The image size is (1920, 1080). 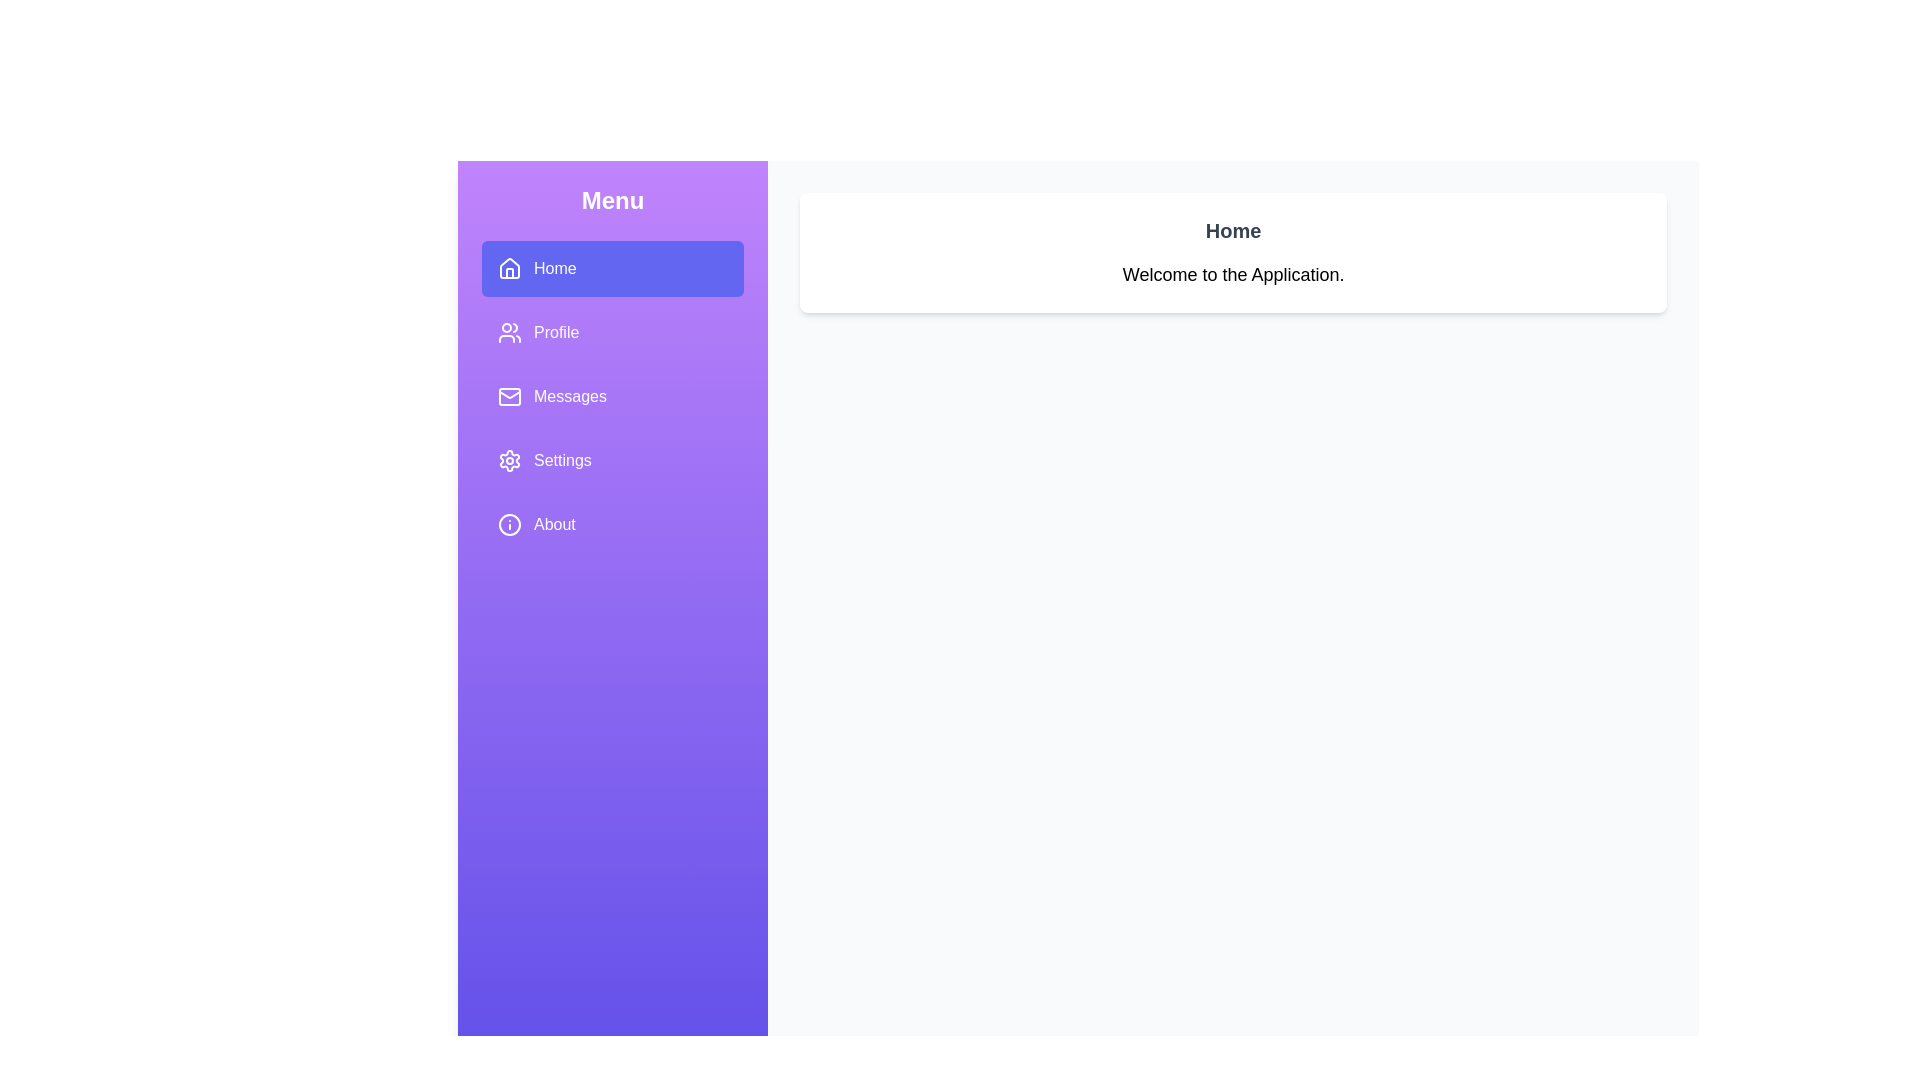 I want to click on the 'Settings' option in the navigation menu, which is the fourth item in the list, positioned below 'Messages' and above 'About', so click(x=561, y=461).